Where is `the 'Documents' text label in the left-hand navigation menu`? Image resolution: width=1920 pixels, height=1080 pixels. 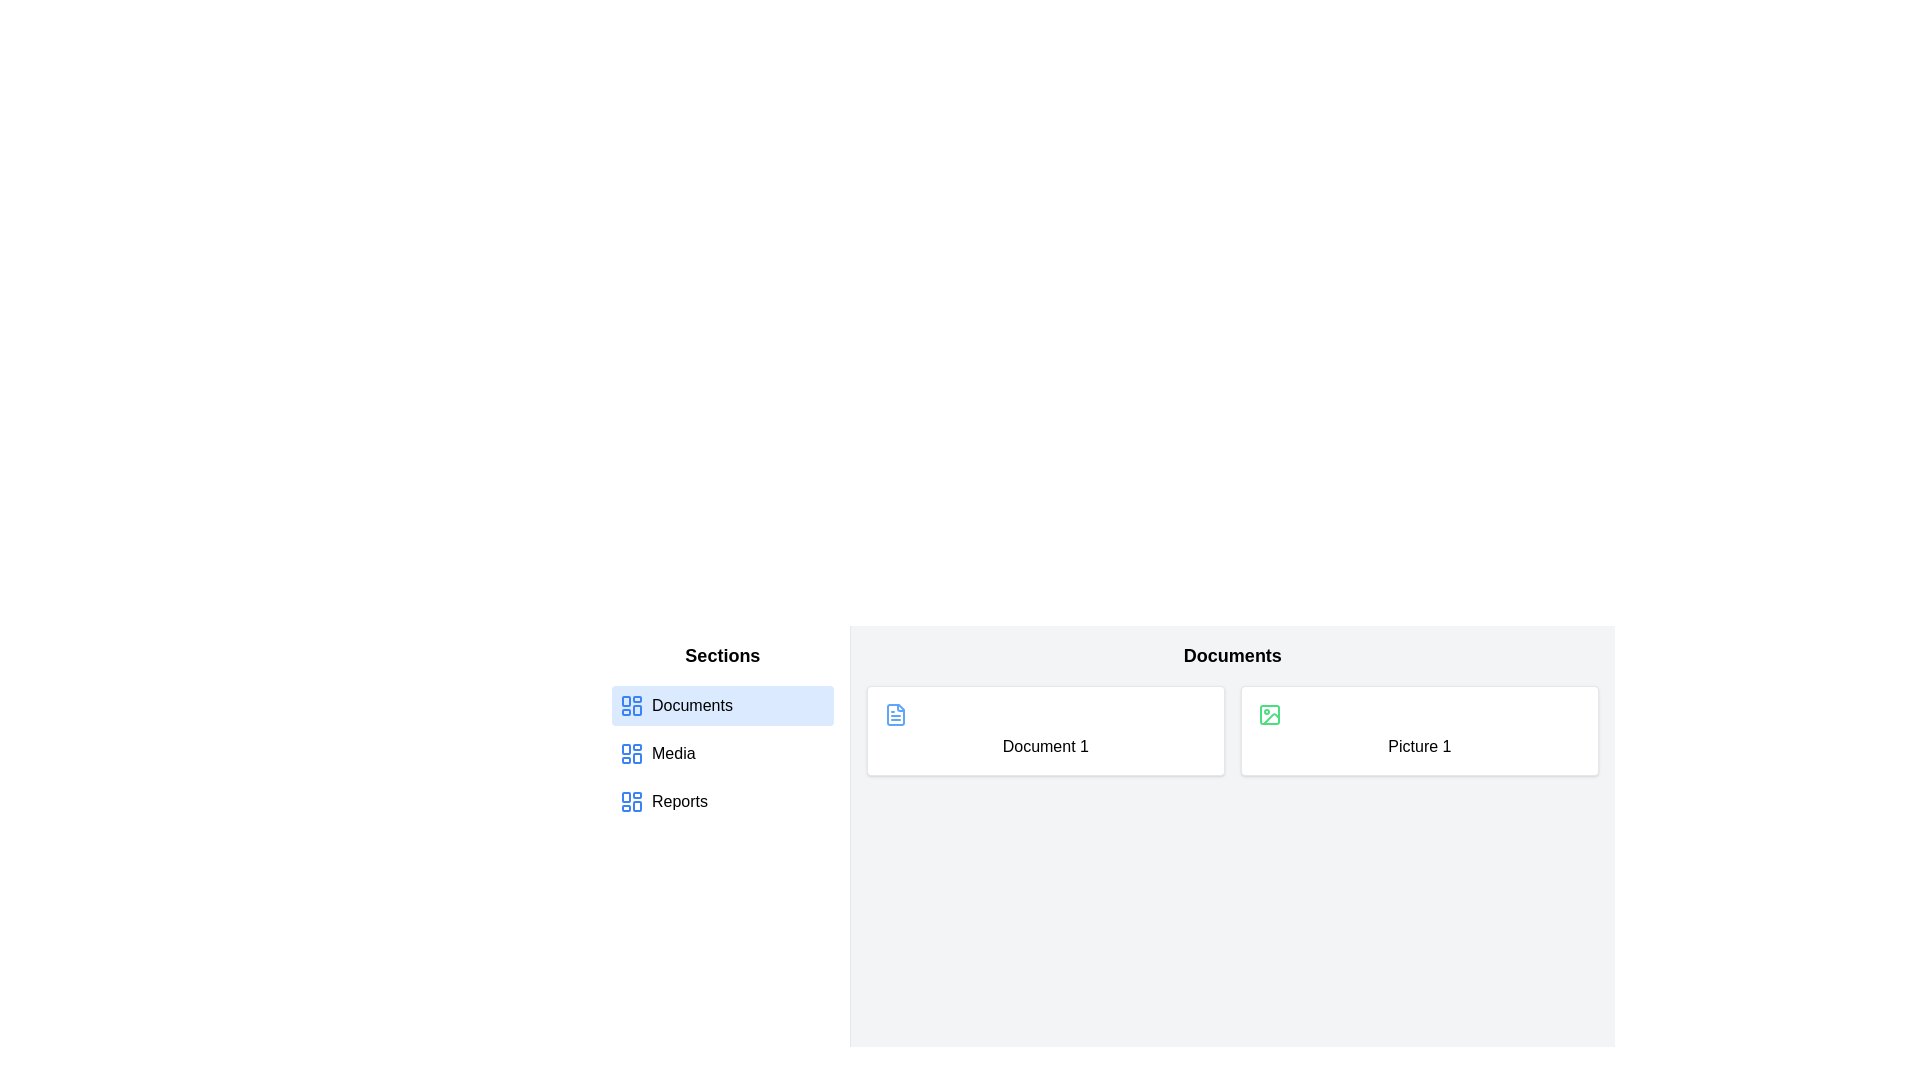 the 'Documents' text label in the left-hand navigation menu is located at coordinates (692, 704).